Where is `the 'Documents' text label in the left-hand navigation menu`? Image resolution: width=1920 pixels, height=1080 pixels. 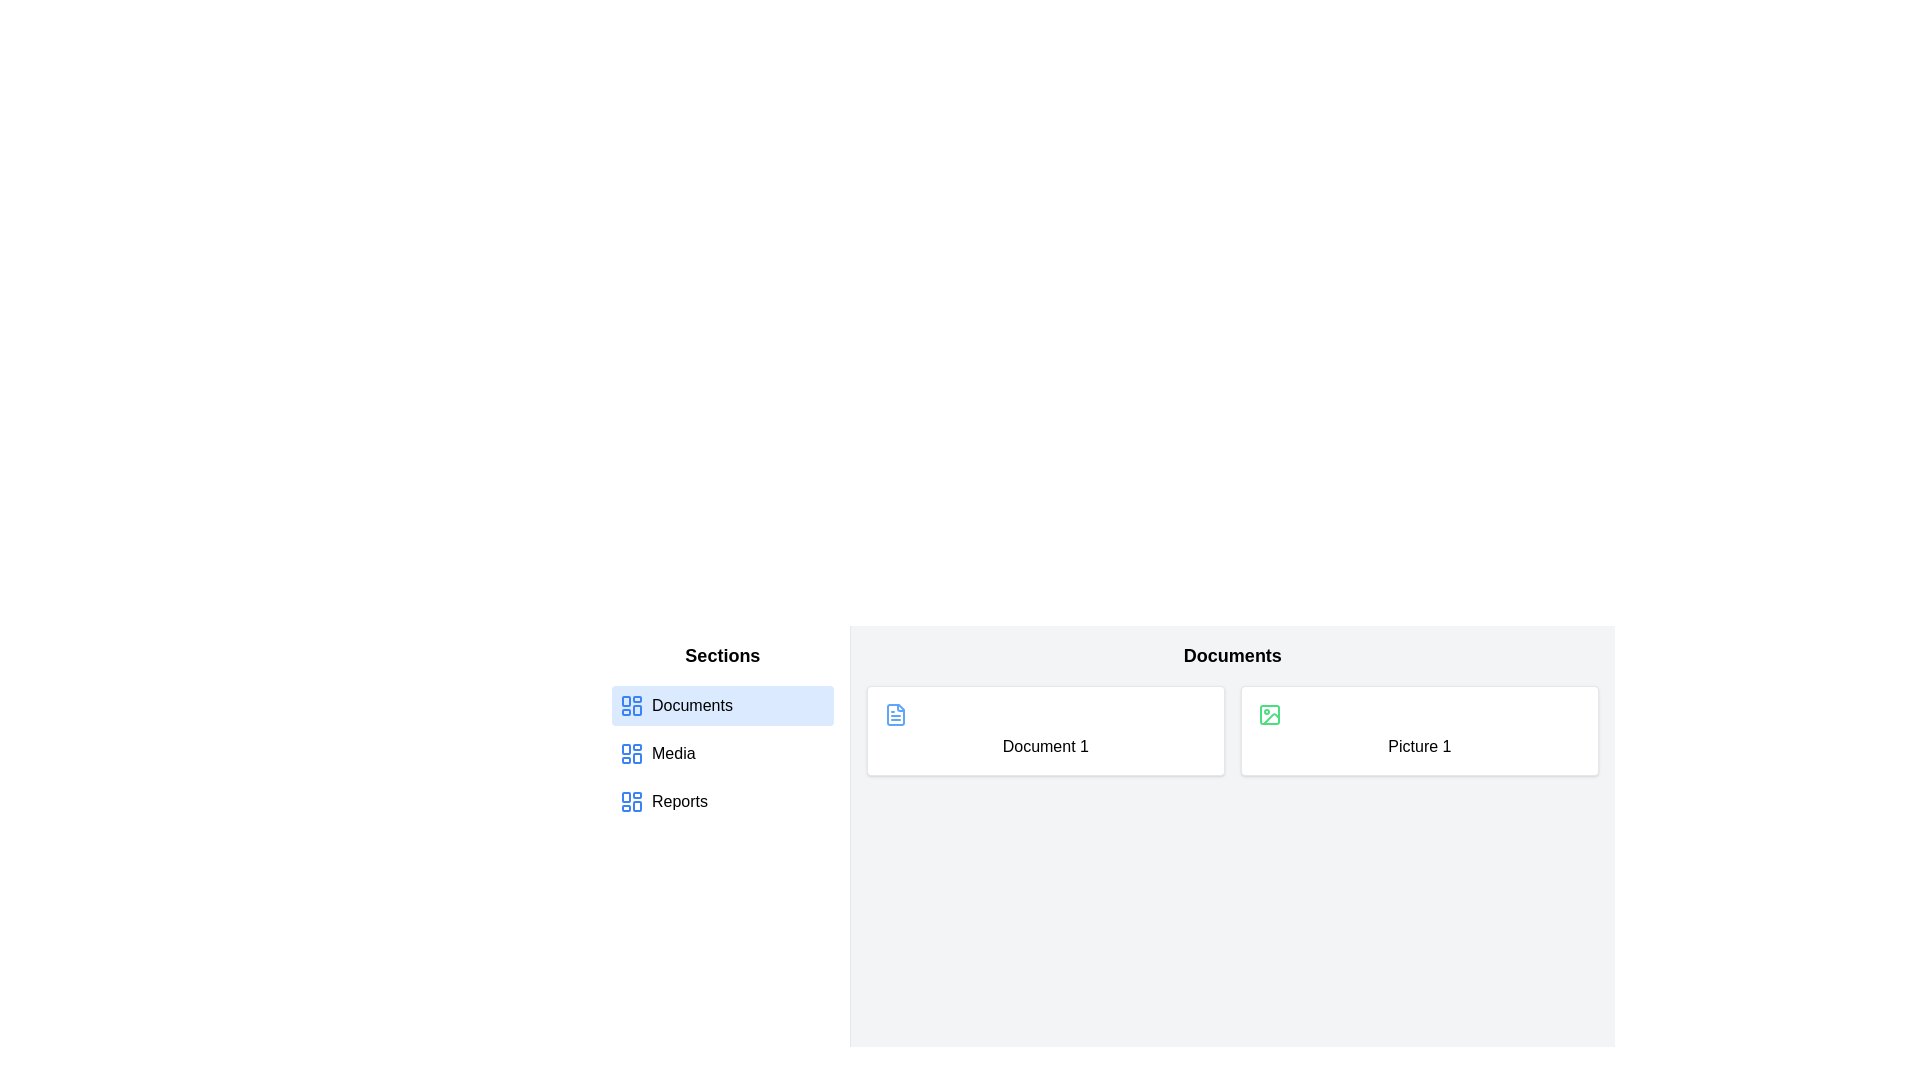 the 'Documents' text label in the left-hand navigation menu is located at coordinates (692, 704).